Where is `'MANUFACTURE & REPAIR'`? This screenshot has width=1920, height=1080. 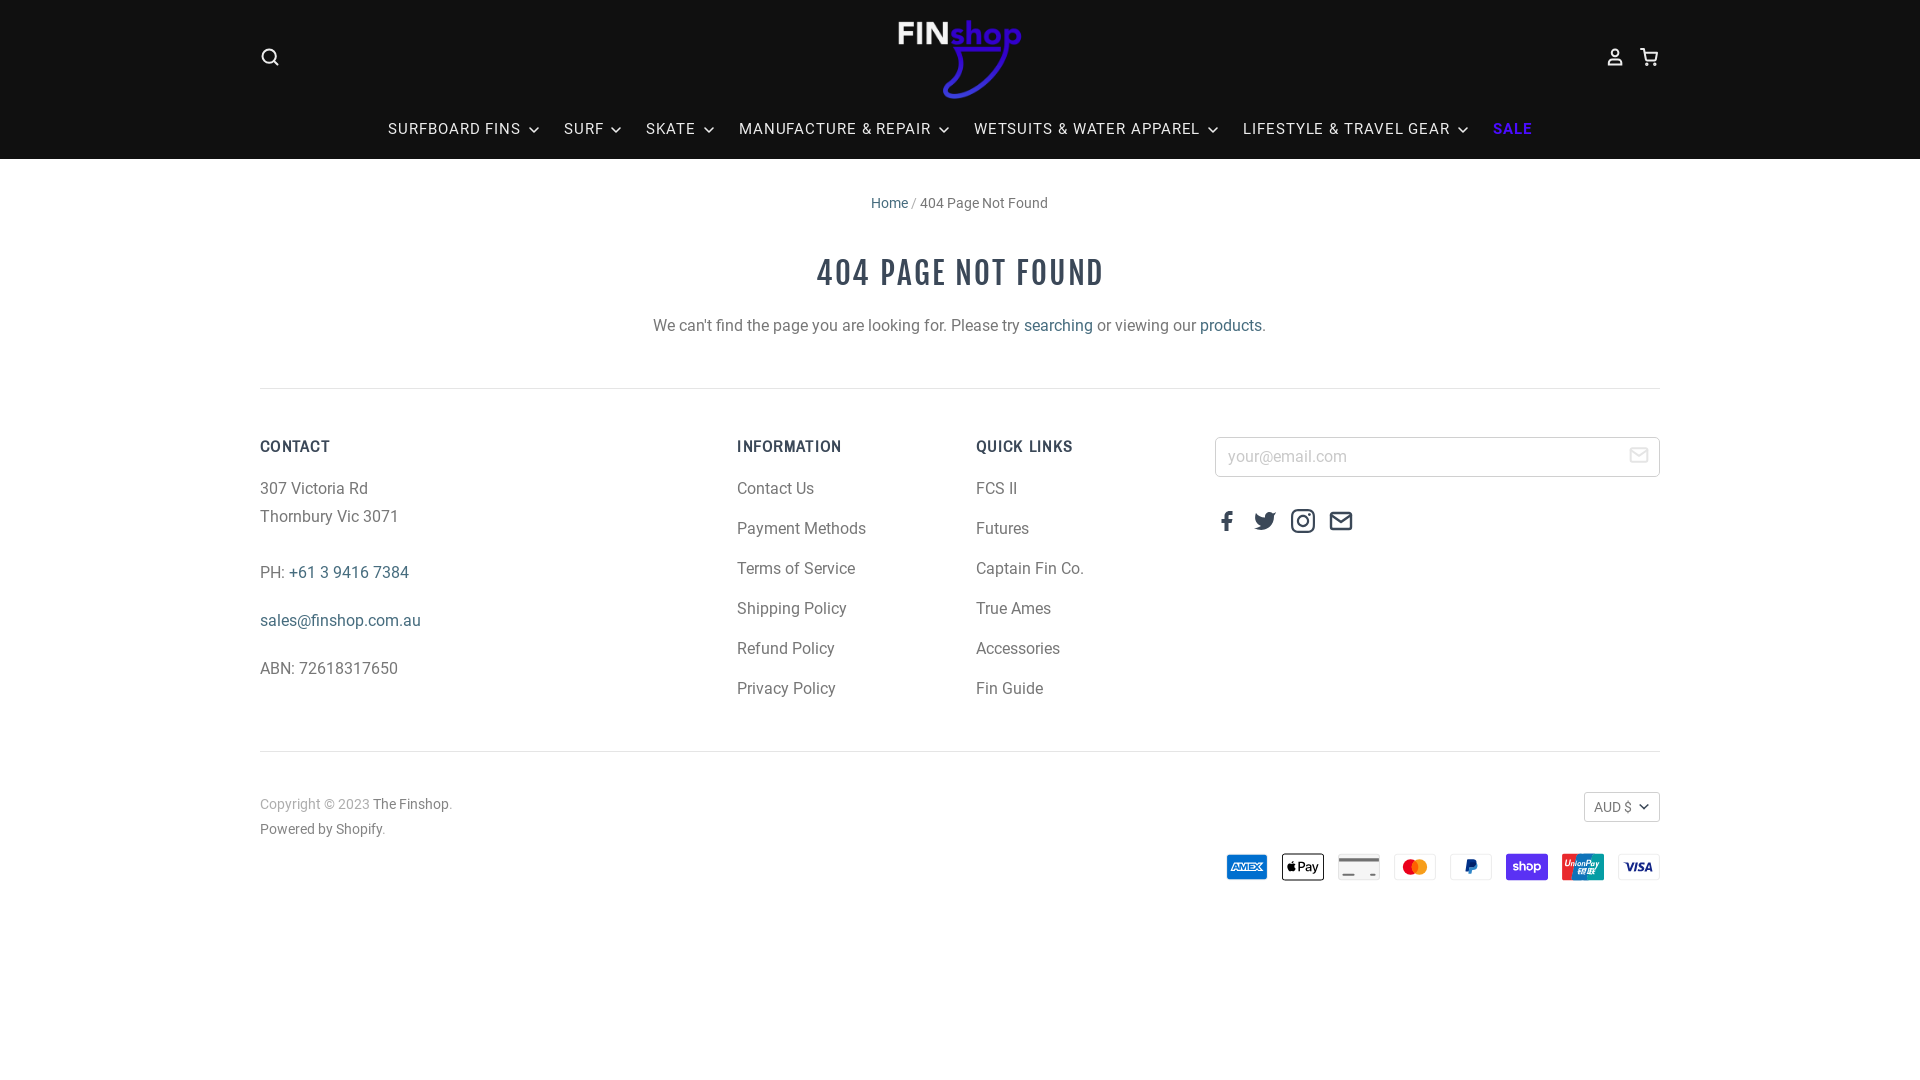
'MANUFACTURE & REPAIR' is located at coordinates (835, 128).